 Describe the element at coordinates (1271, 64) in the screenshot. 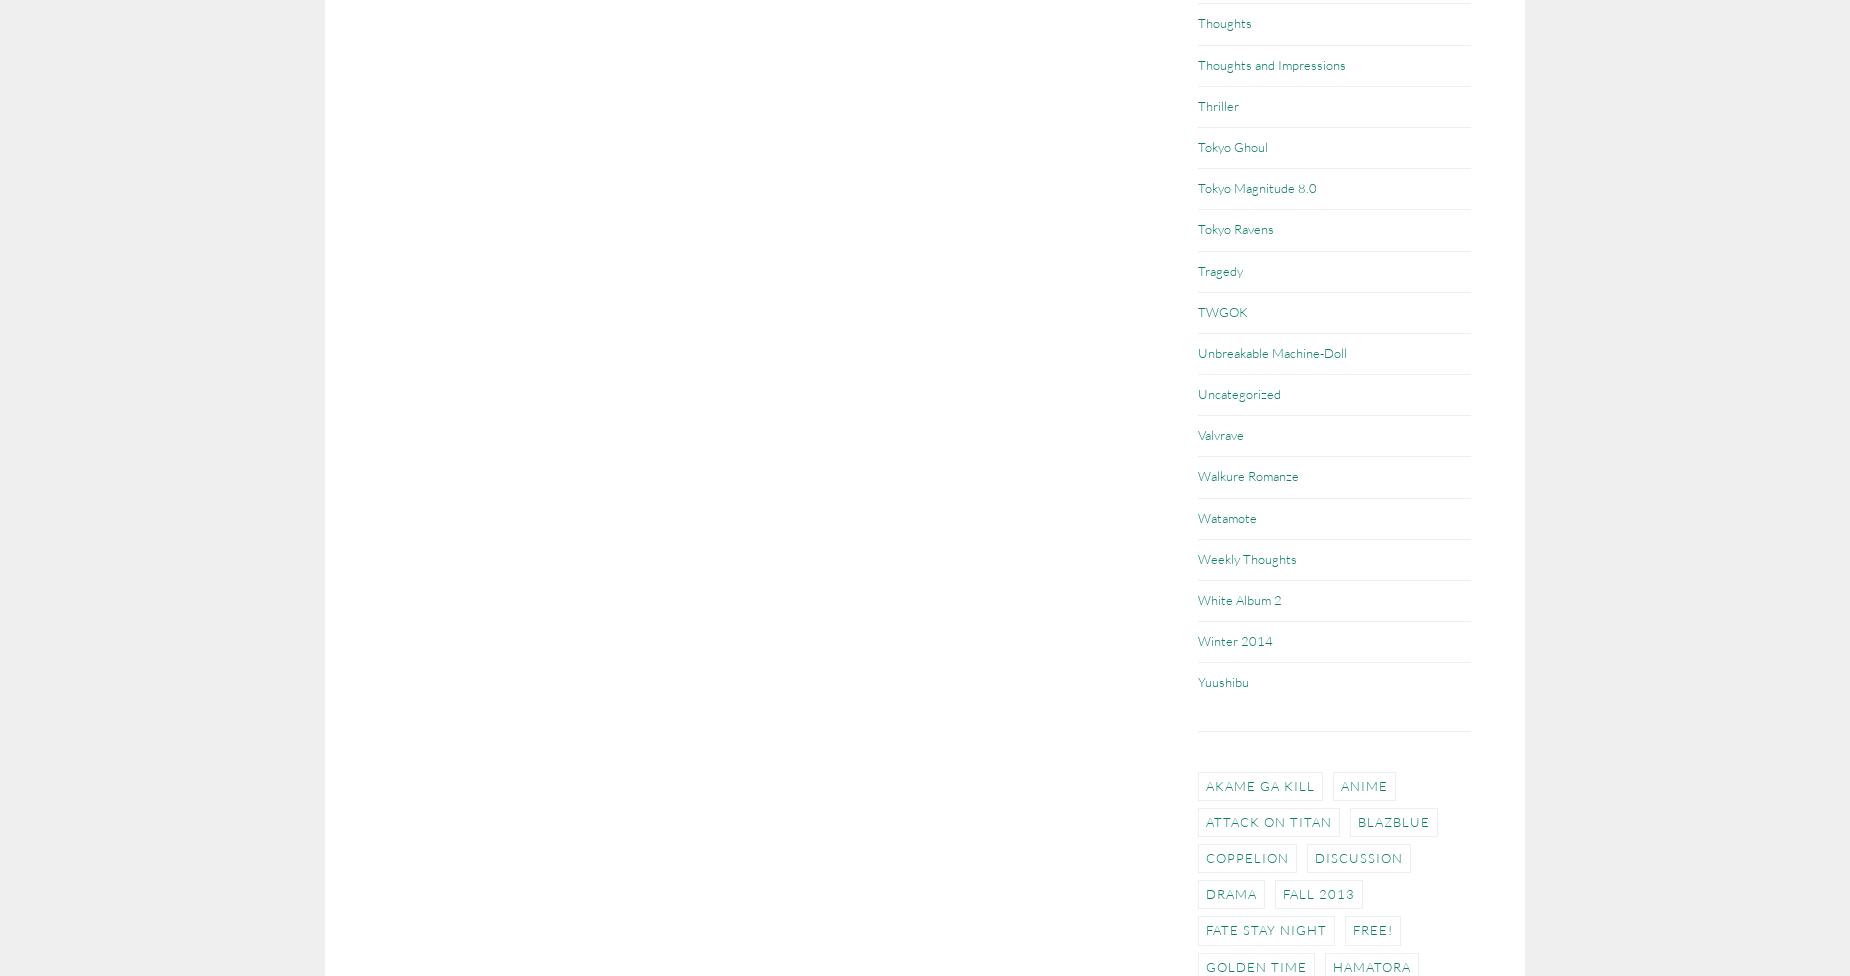

I see `'Thoughts and Impressions'` at that location.